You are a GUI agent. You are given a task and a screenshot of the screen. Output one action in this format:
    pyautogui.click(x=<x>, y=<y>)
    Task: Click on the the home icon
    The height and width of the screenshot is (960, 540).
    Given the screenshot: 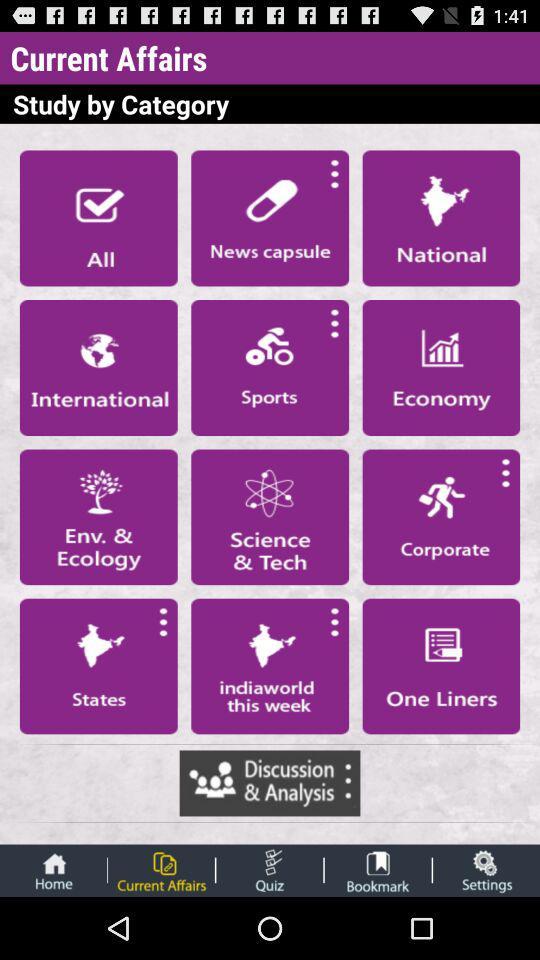 What is the action you would take?
    pyautogui.click(x=53, y=931)
    